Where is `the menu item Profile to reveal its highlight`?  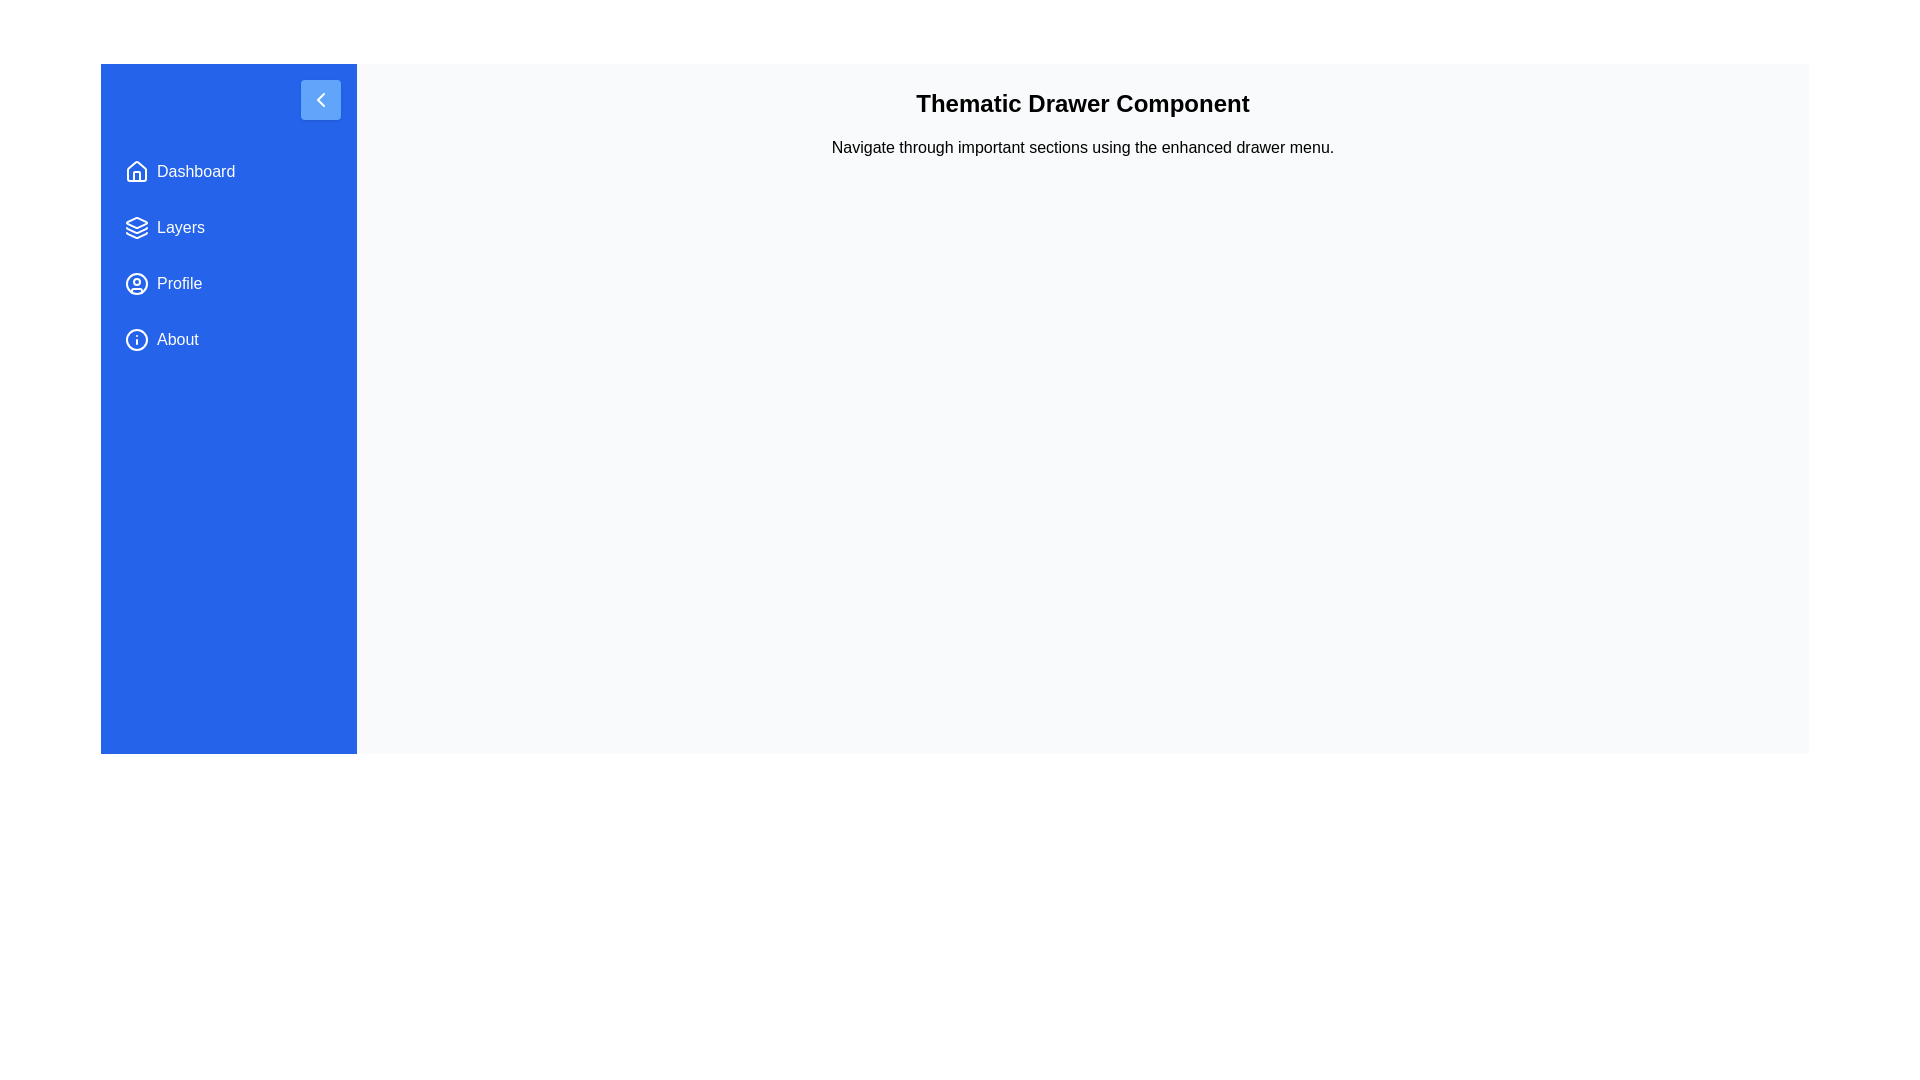 the menu item Profile to reveal its highlight is located at coordinates (229, 284).